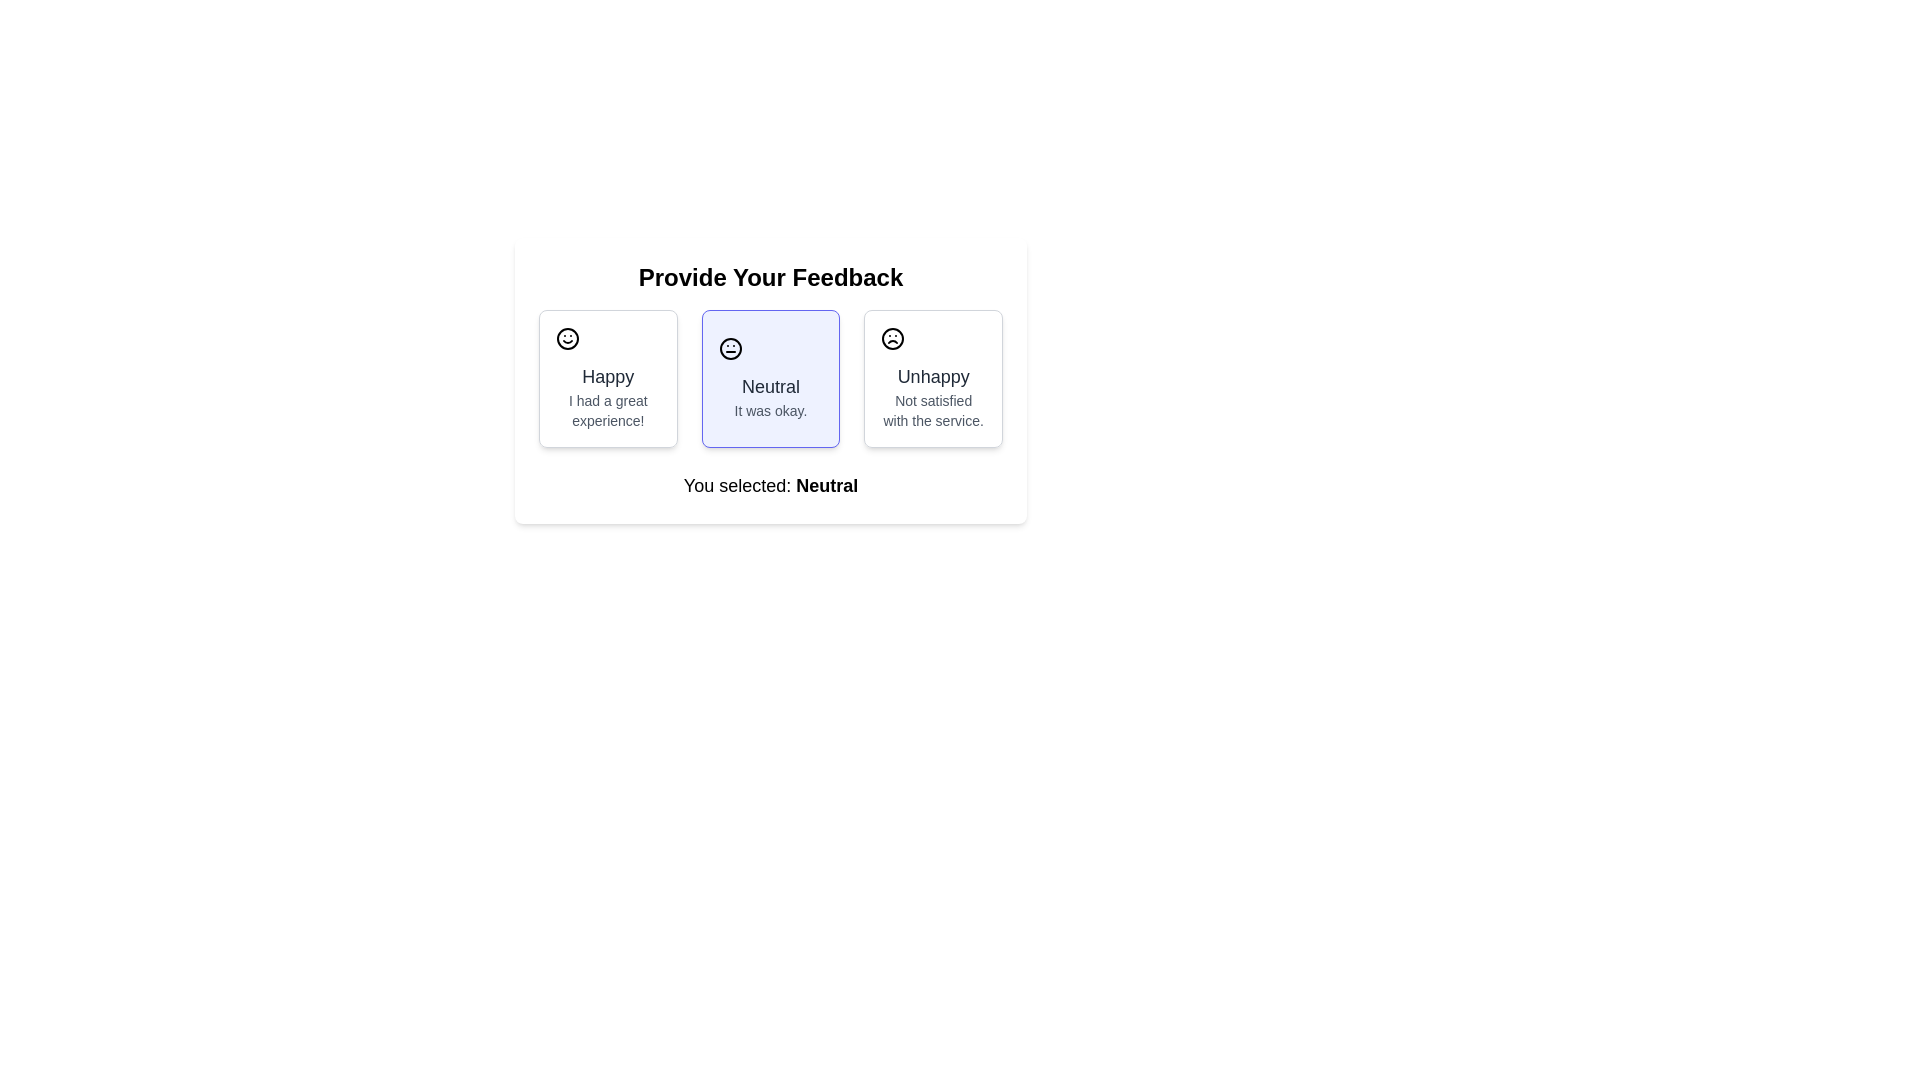 Image resolution: width=1920 pixels, height=1080 pixels. Describe the element at coordinates (770, 410) in the screenshot. I see `descriptive text label for the 'Neutral' feedback option, which is centrally positioned under the 'Neutral' label and icon` at that location.